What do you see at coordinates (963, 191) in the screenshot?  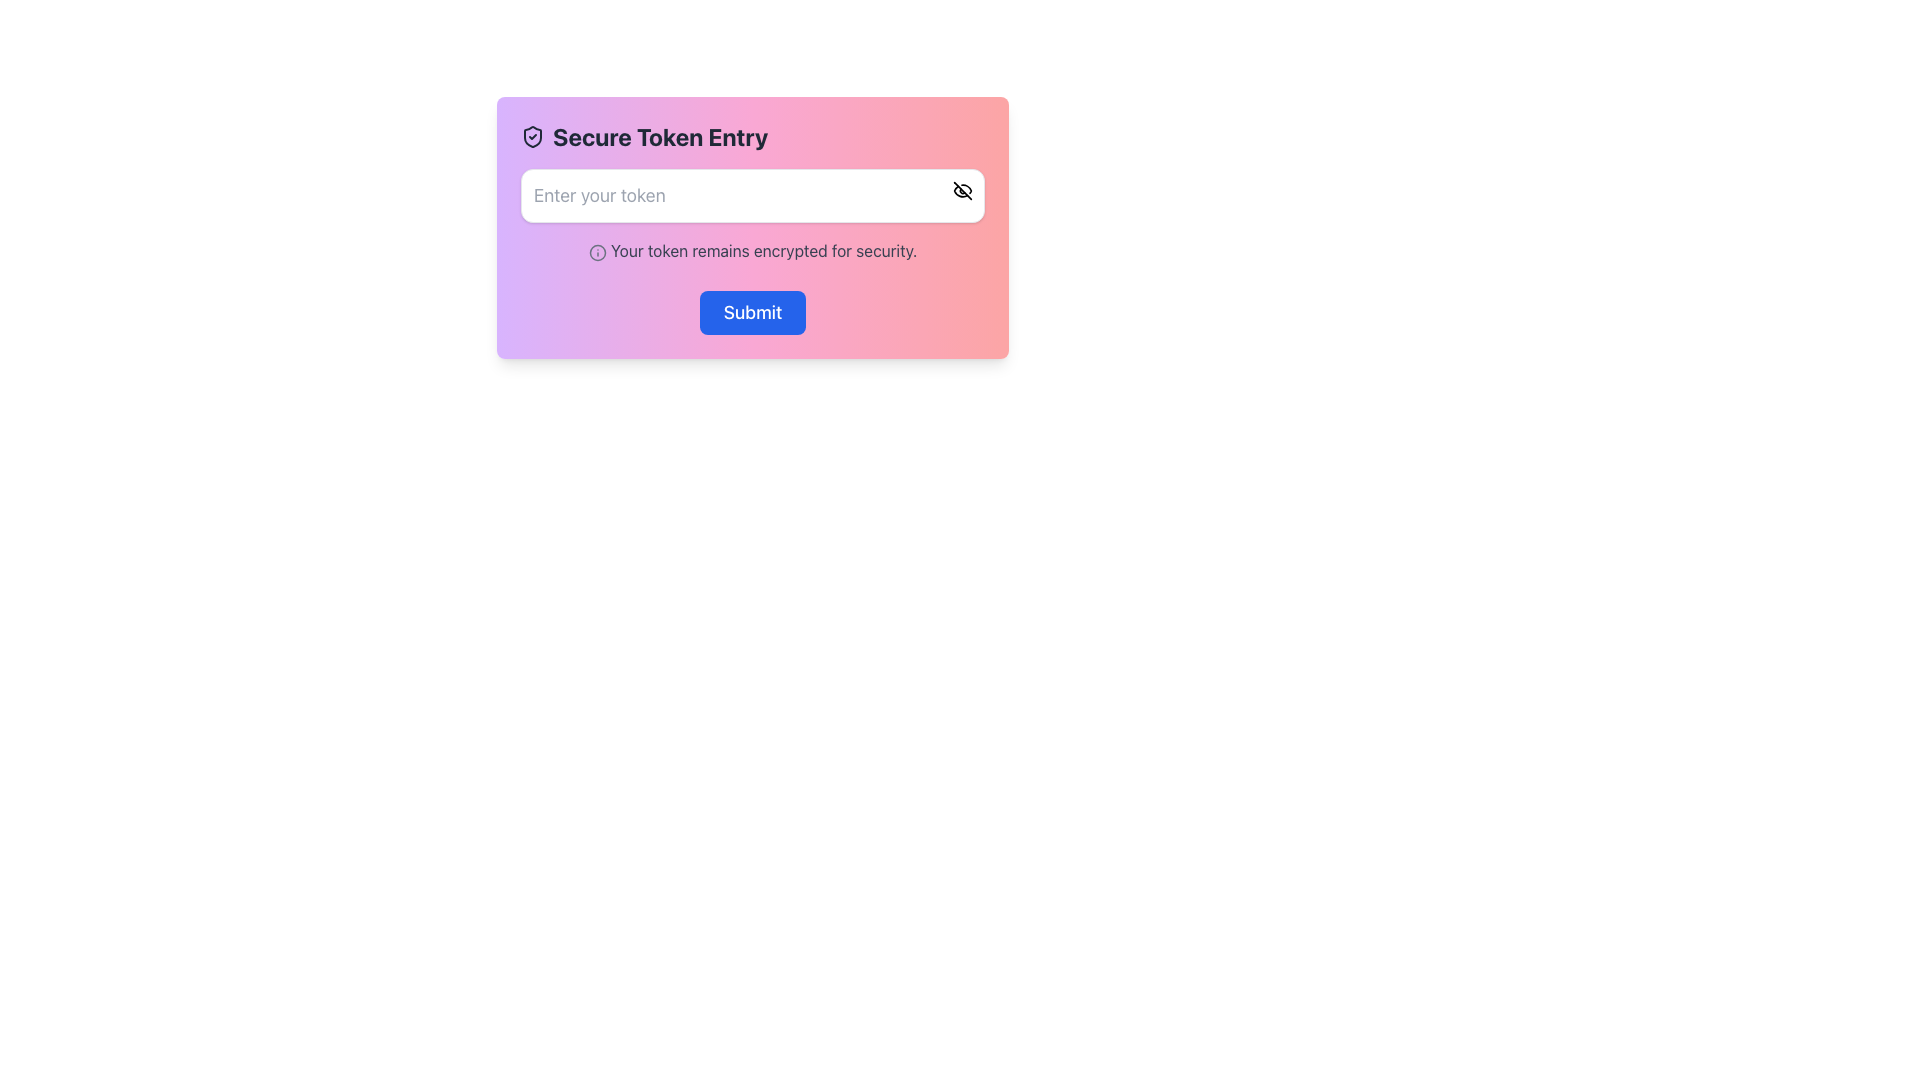 I see `the input field labeled 'Enter your token'` at bounding box center [963, 191].